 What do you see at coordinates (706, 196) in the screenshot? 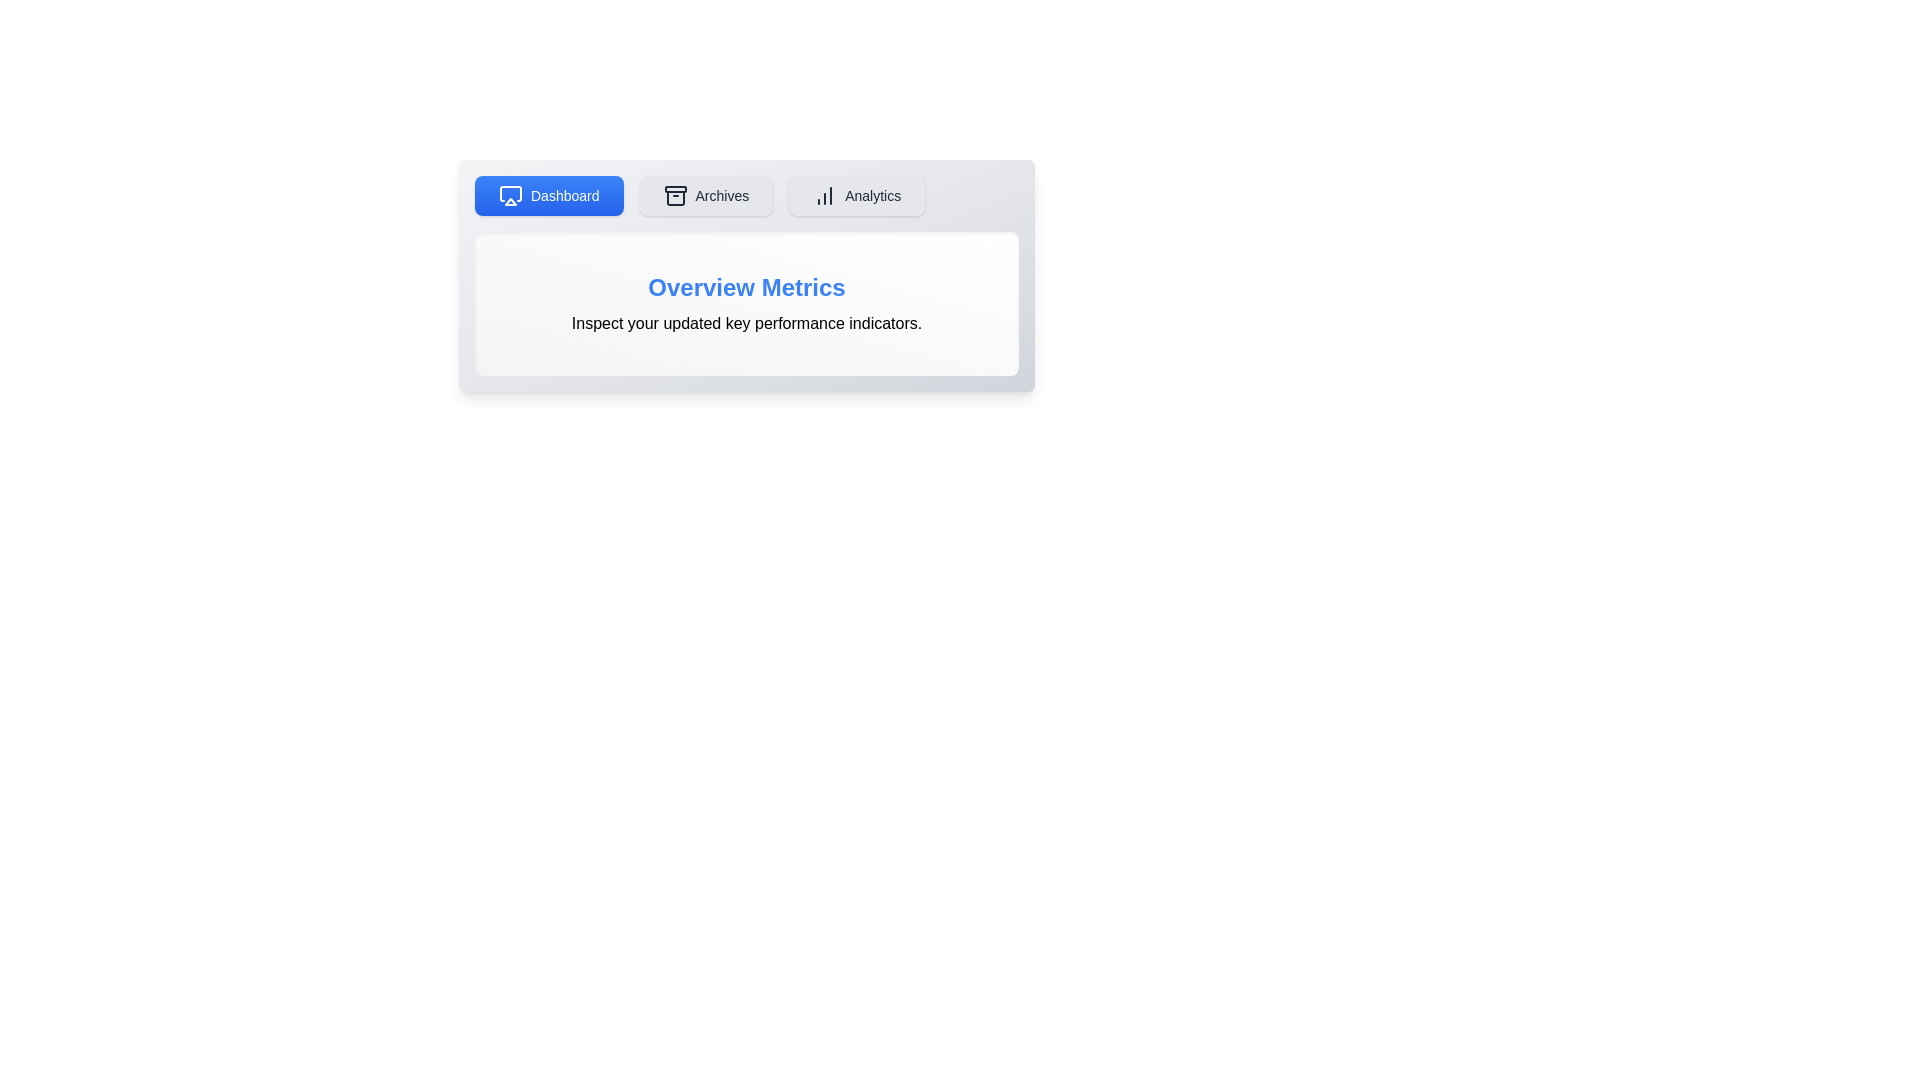
I see `the tab labeled Archives by clicking on it` at bounding box center [706, 196].